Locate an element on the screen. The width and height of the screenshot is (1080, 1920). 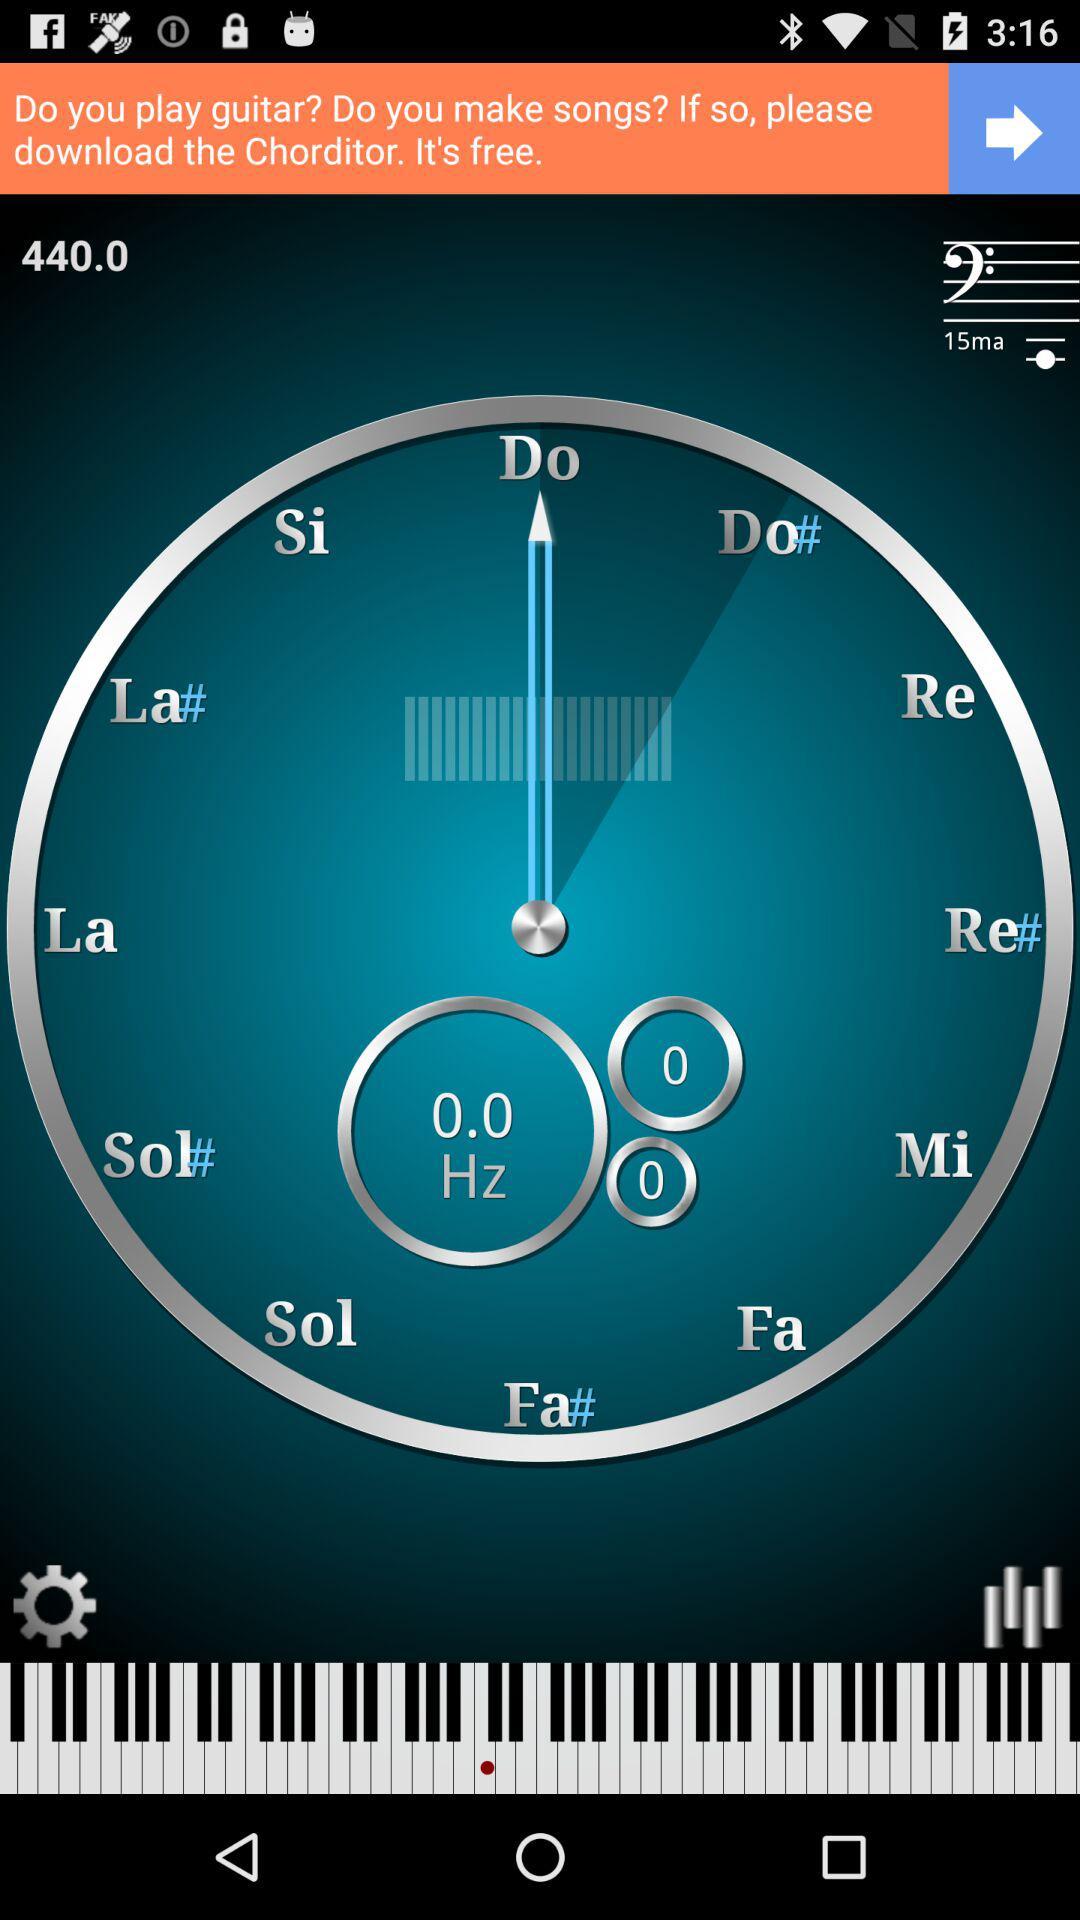
icon below the c a r is located at coordinates (1011, 280).